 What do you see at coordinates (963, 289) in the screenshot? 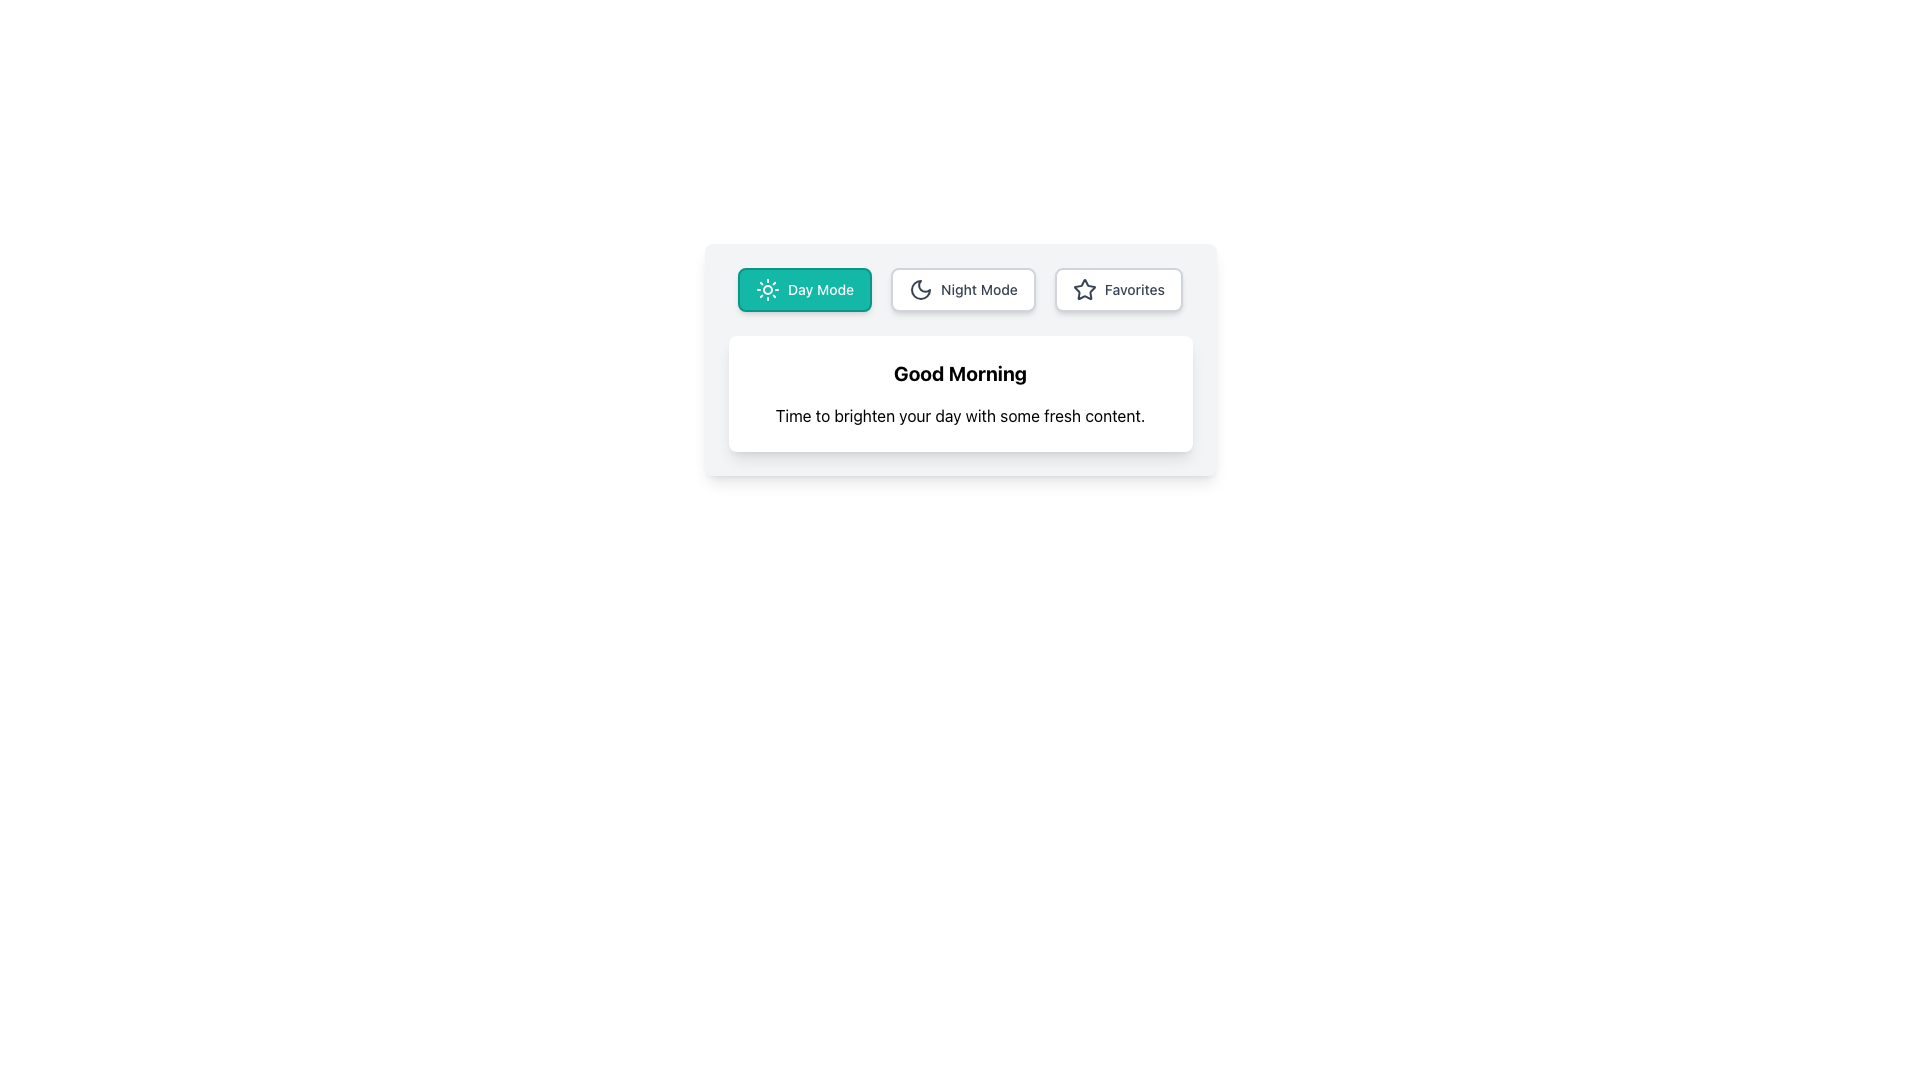
I see `the 'Night Mode' button, which is a rectangular button with a white background, rounded corners, gray text, and a moon-shaped icon, to observe the hover effect` at bounding box center [963, 289].